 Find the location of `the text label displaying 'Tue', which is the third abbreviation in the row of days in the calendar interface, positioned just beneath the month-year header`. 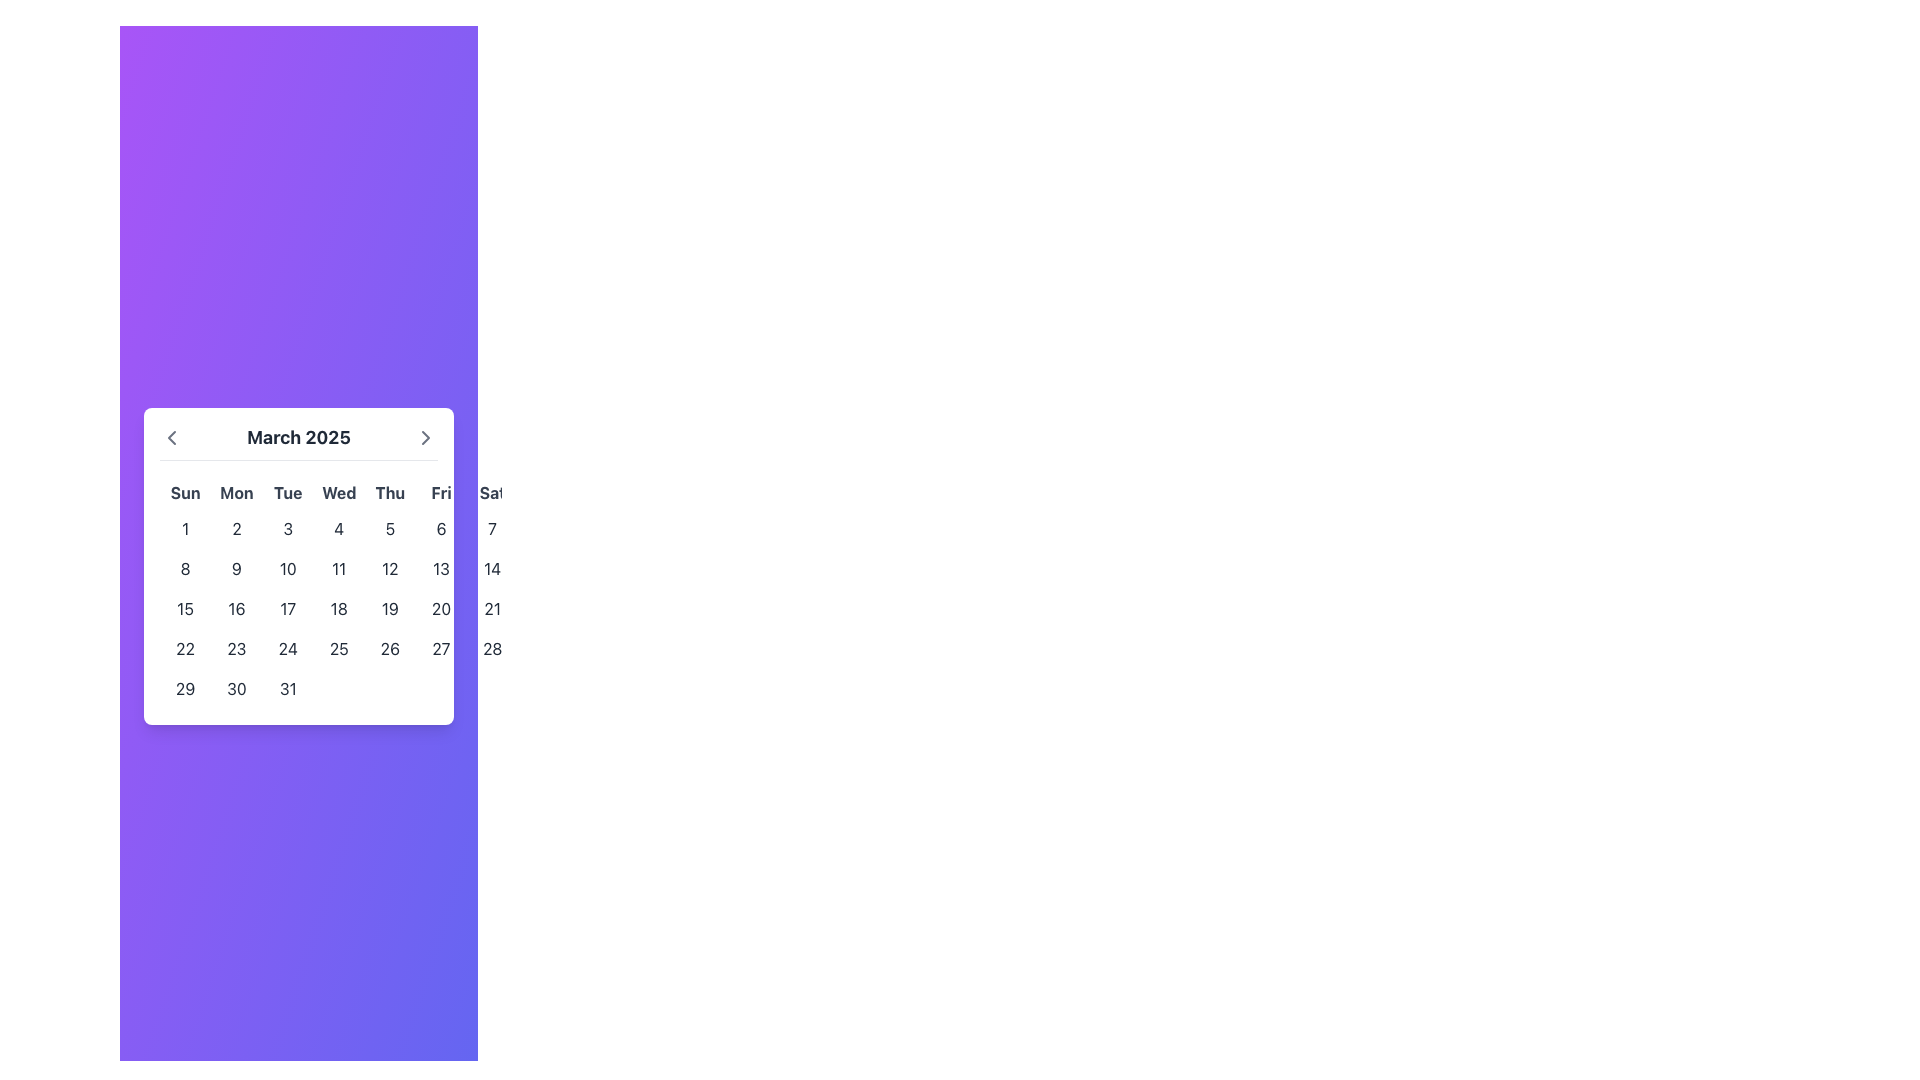

the text label displaying 'Tue', which is the third abbreviation in the row of days in the calendar interface, positioned just beneath the month-year header is located at coordinates (287, 492).